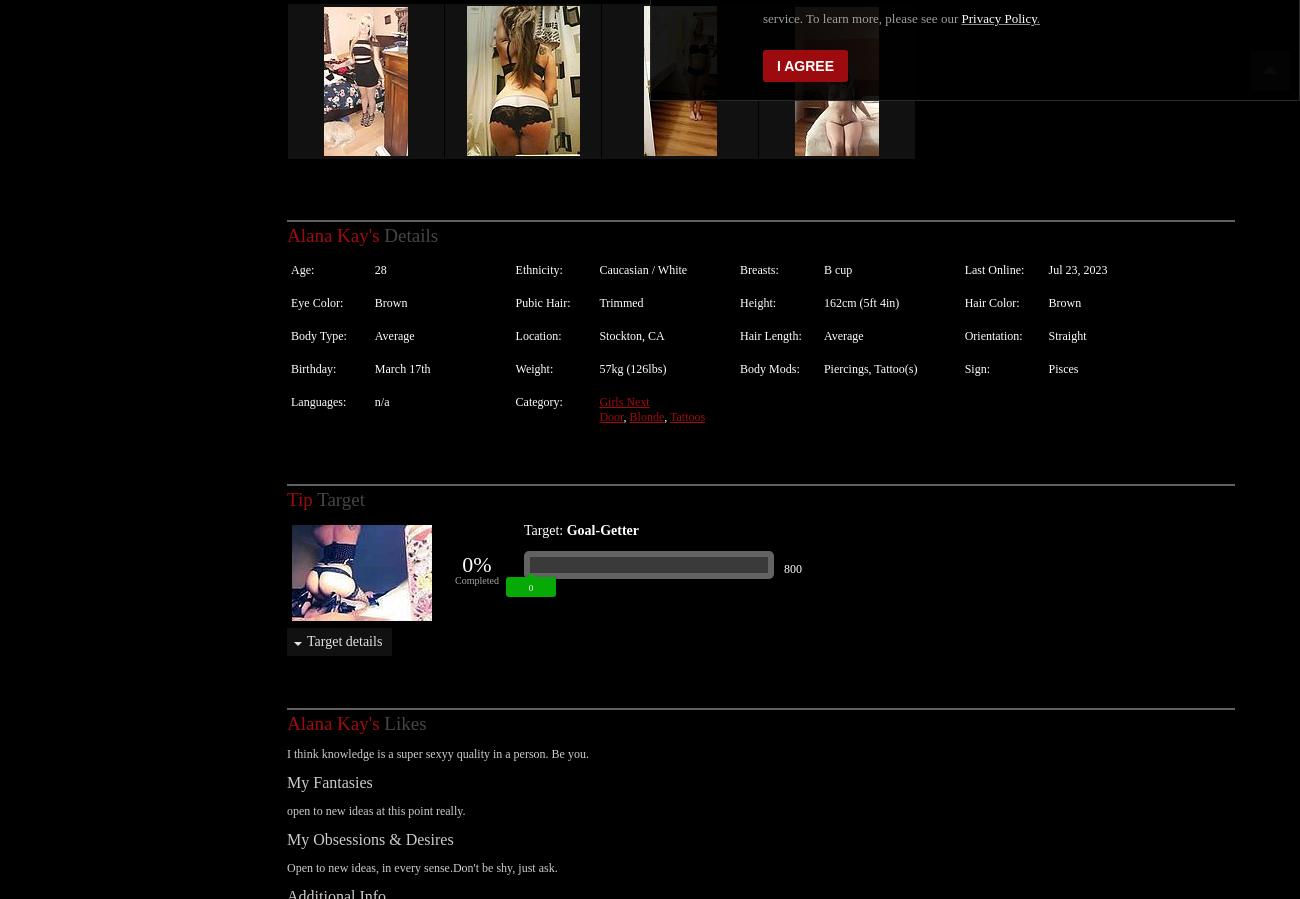 The width and height of the screenshot is (1300, 899). Describe the element at coordinates (541, 281) in the screenshot. I see `'Pubic Hair:'` at that location.